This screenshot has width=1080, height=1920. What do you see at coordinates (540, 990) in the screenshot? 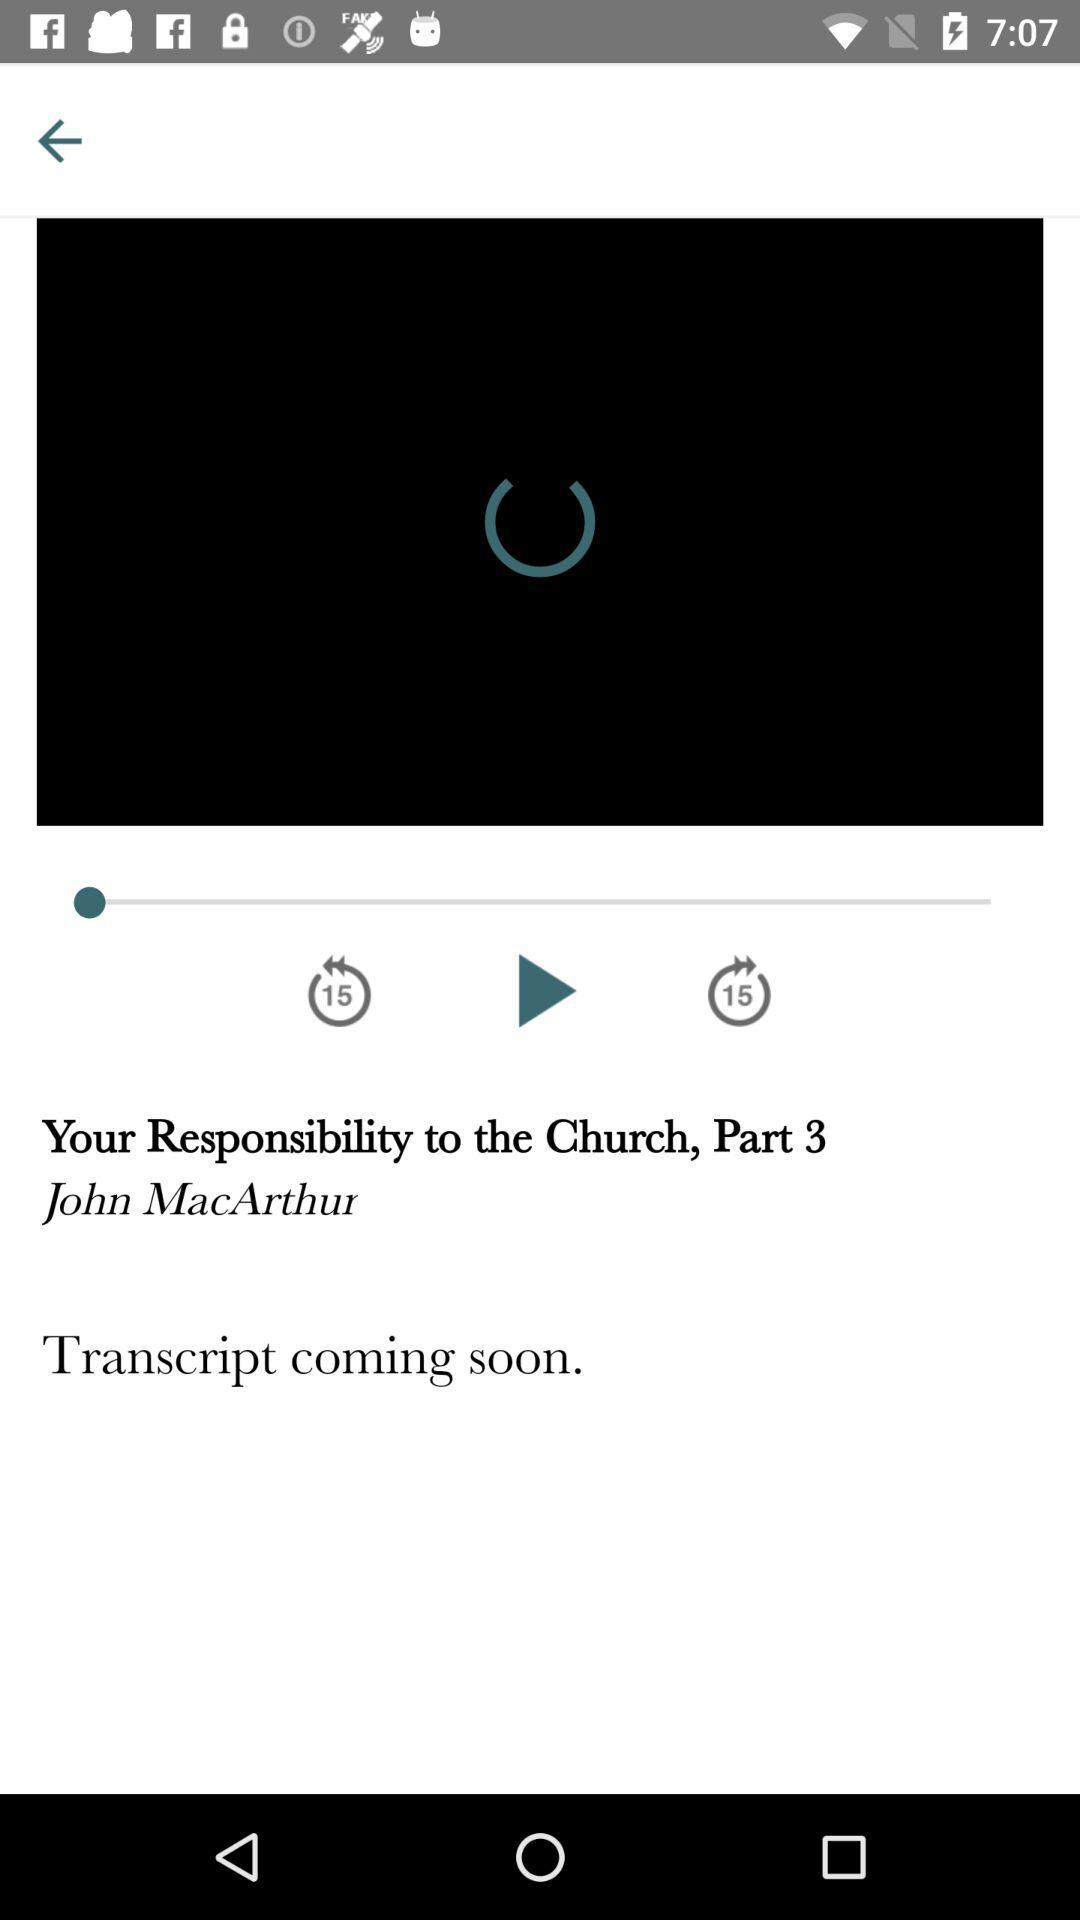
I see `video` at bounding box center [540, 990].